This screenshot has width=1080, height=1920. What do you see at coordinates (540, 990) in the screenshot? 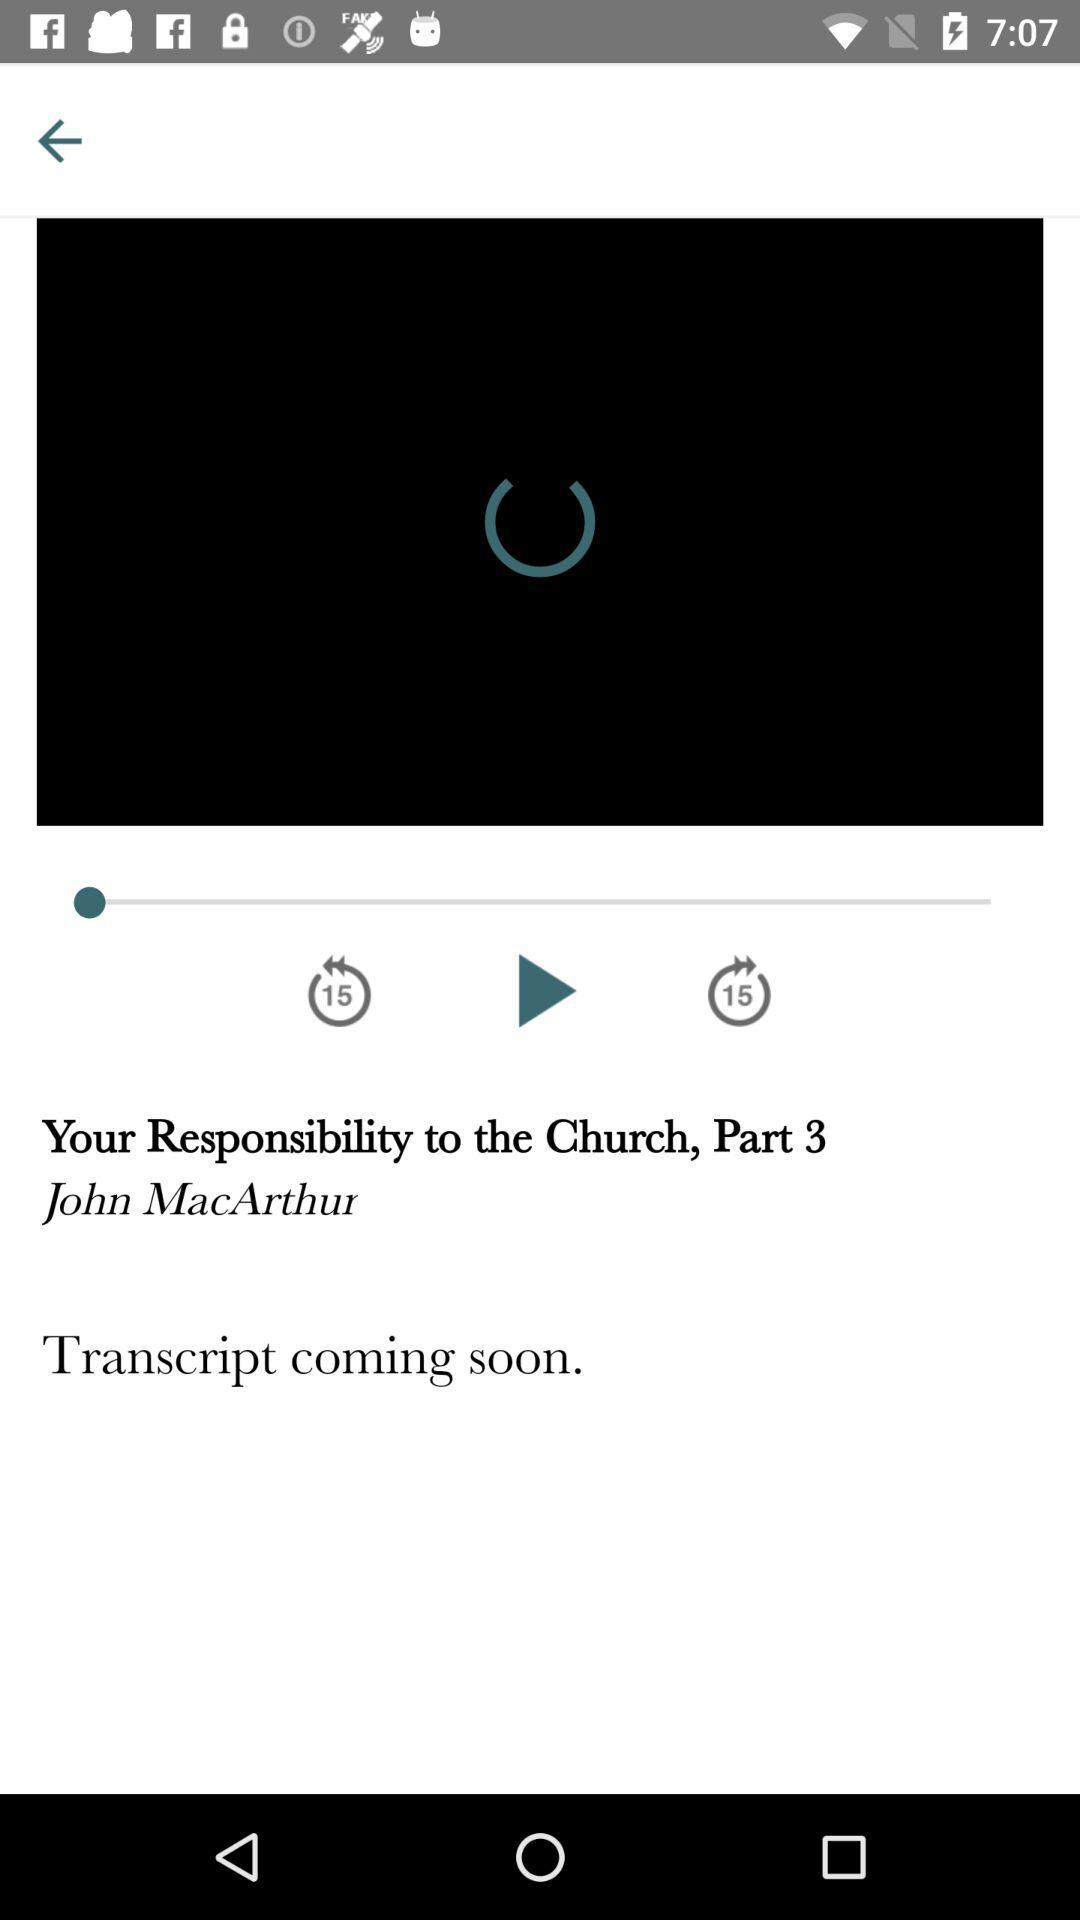
I see `video` at bounding box center [540, 990].